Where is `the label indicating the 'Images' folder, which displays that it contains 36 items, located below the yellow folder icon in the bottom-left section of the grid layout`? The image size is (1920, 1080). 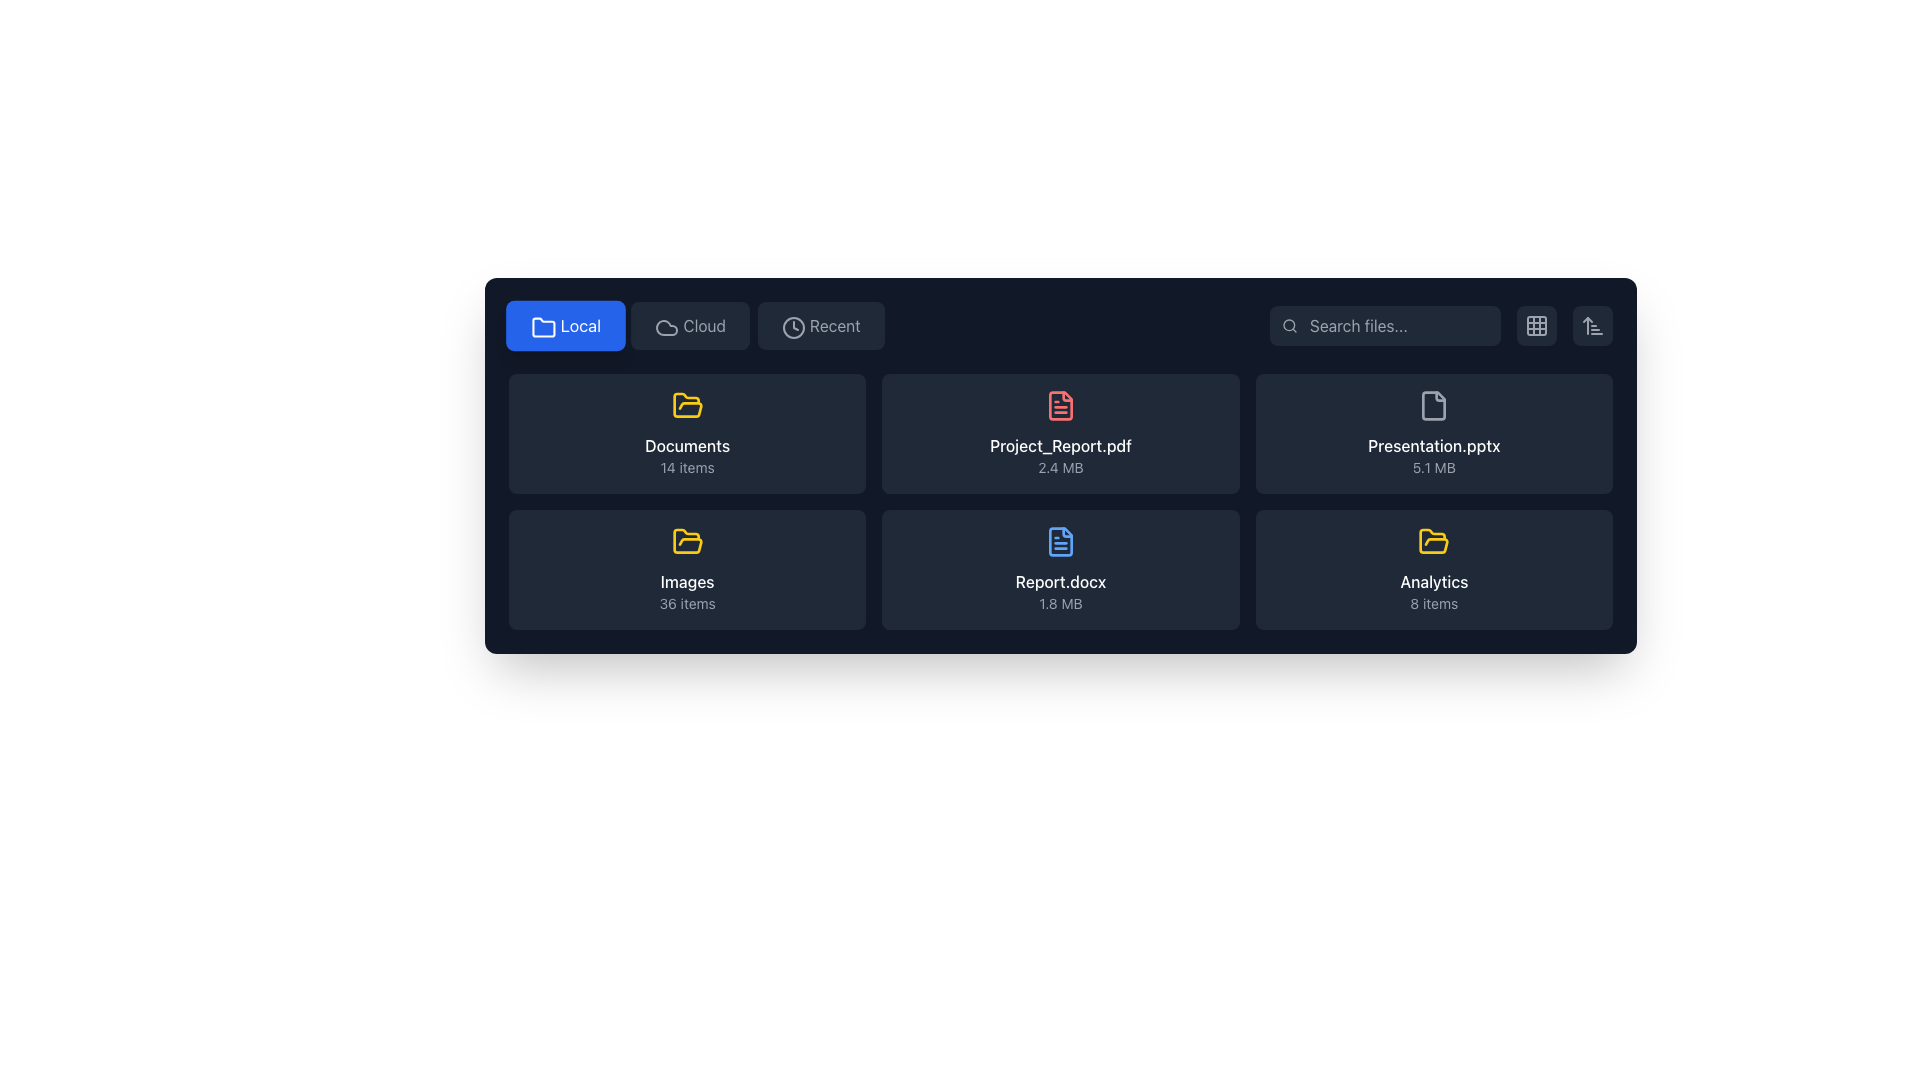
the label indicating the 'Images' folder, which displays that it contains 36 items, located below the yellow folder icon in the bottom-left section of the grid layout is located at coordinates (687, 590).